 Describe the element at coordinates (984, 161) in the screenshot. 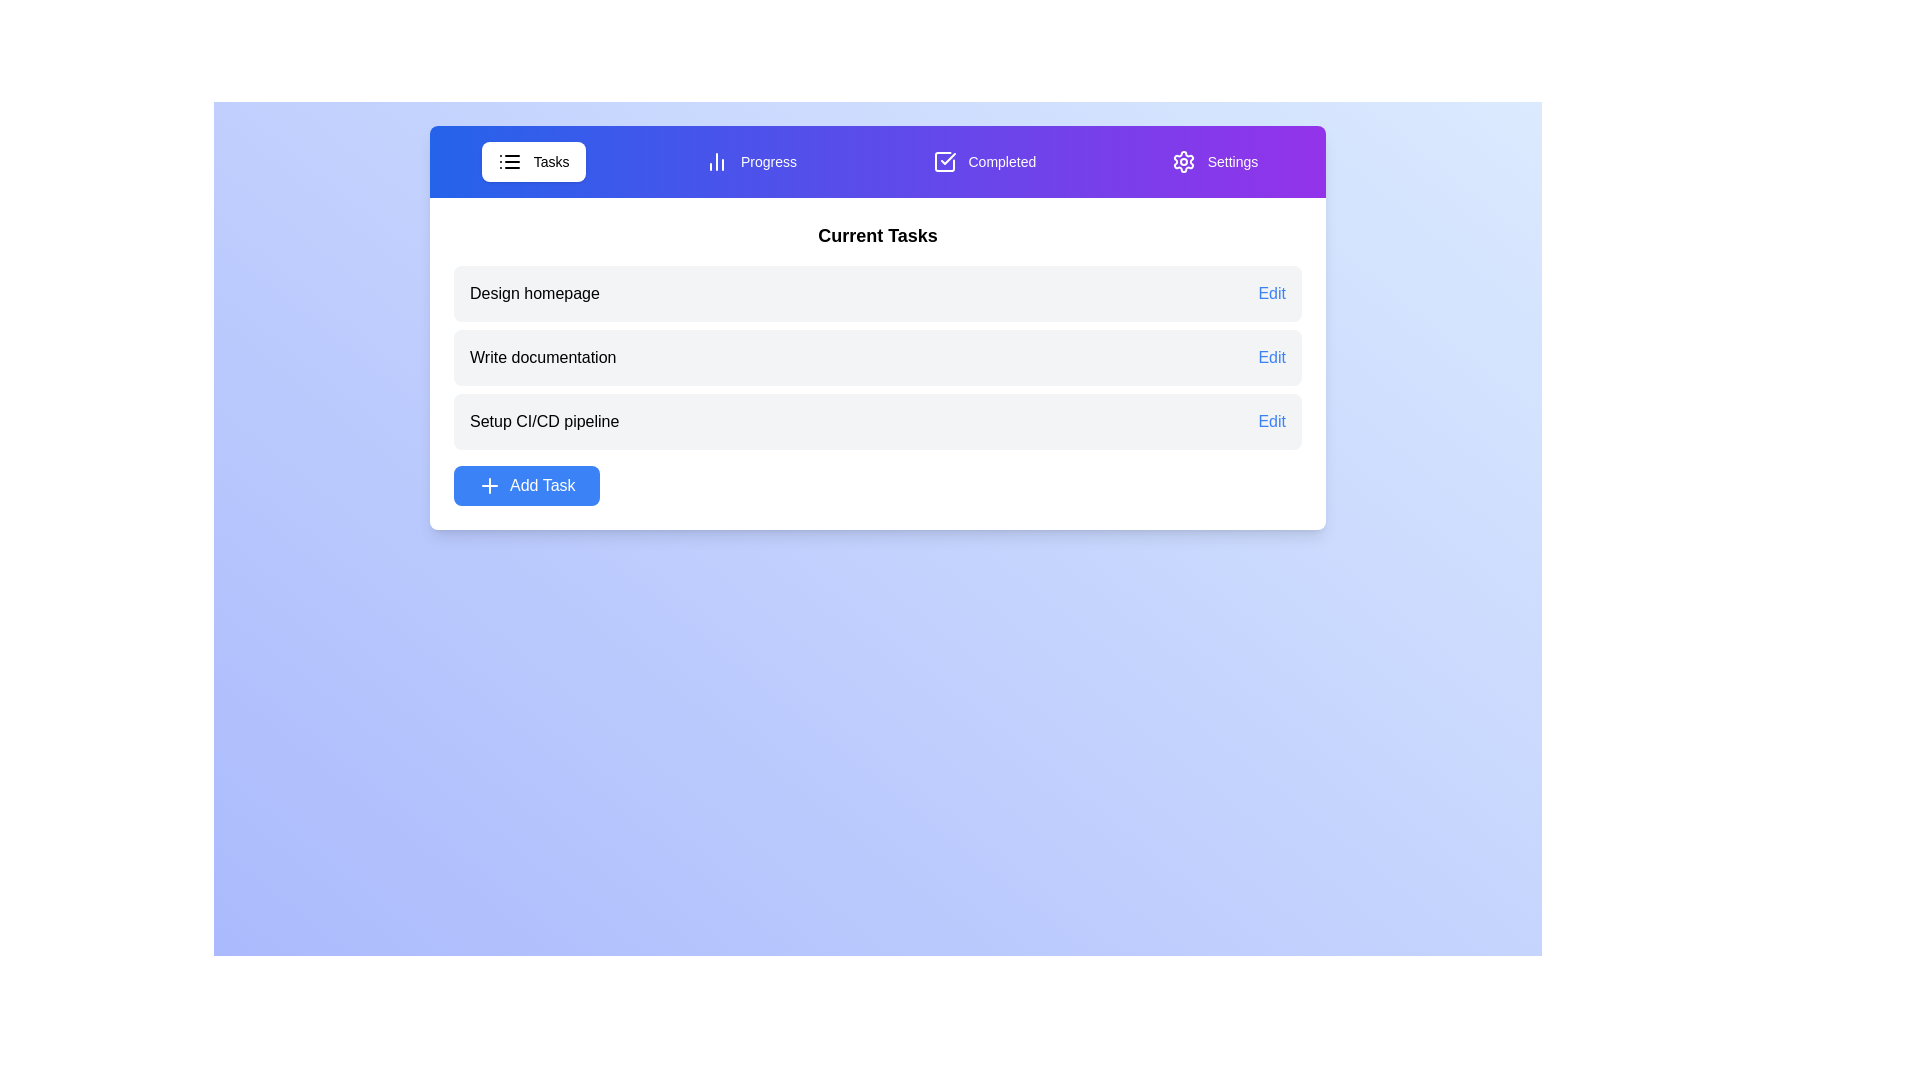

I see `the 'Completed' button with a purple gradient background, which is centrally located in the navigation bar and features white text and a checkmark icon` at that location.